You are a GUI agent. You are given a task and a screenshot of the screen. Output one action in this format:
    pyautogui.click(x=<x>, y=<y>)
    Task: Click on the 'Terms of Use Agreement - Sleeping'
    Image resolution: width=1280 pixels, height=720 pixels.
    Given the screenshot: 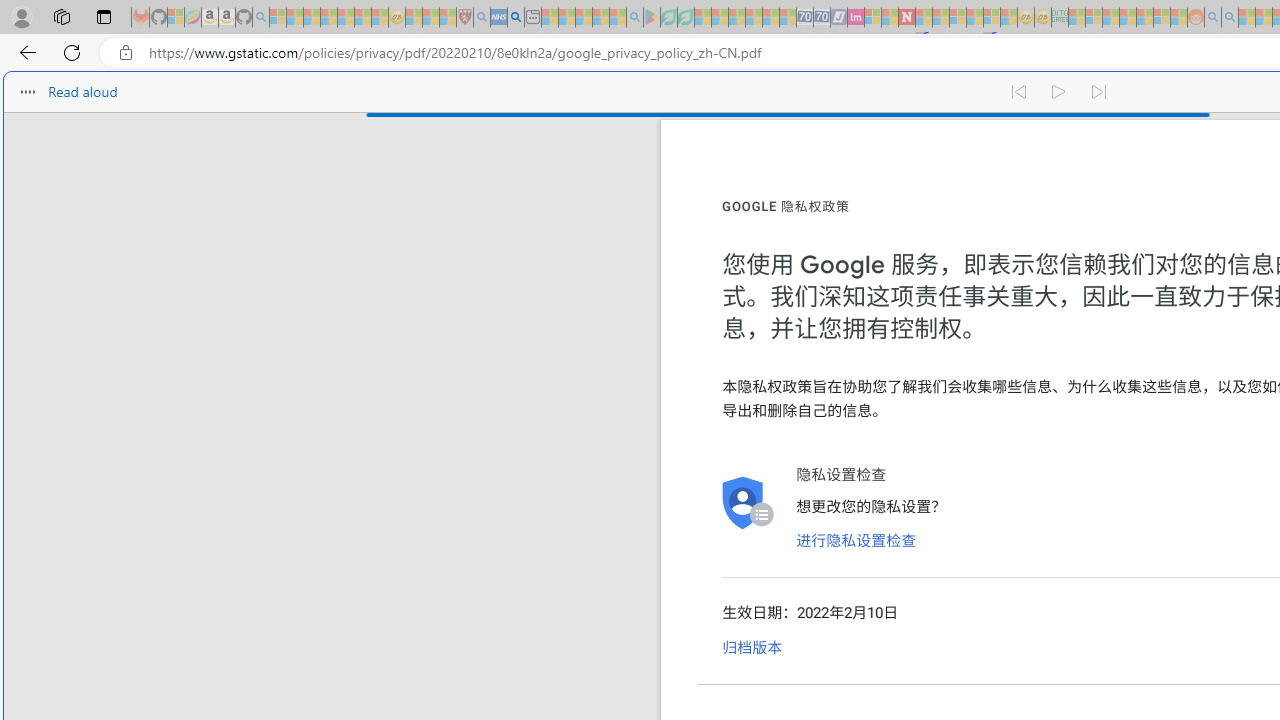 What is the action you would take?
    pyautogui.click(x=668, y=17)
    